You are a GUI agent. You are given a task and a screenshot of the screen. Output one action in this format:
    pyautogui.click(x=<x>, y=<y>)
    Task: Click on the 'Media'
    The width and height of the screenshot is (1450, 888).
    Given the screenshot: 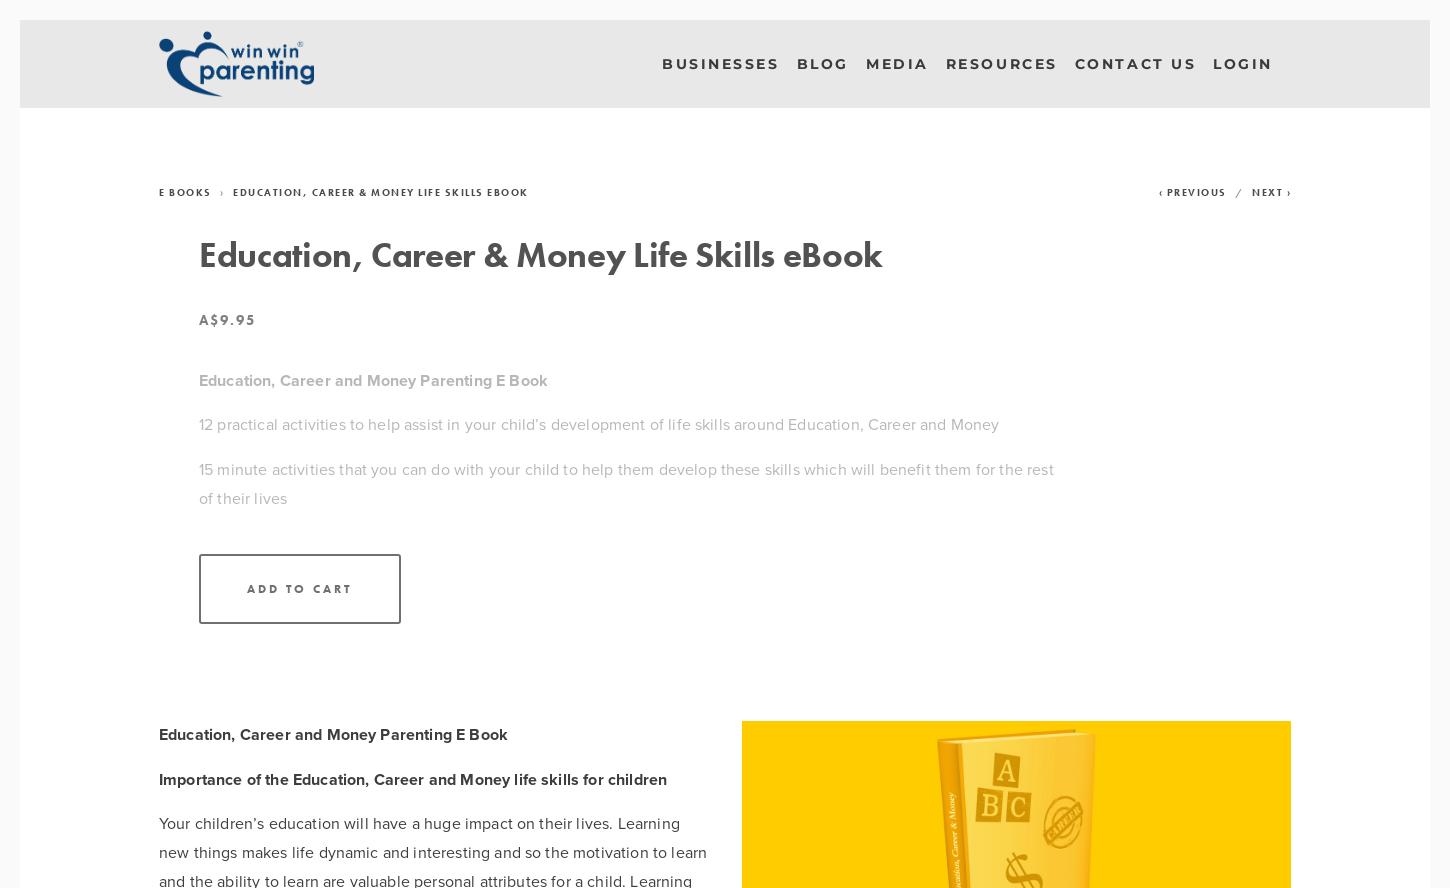 What is the action you would take?
    pyautogui.click(x=895, y=61)
    